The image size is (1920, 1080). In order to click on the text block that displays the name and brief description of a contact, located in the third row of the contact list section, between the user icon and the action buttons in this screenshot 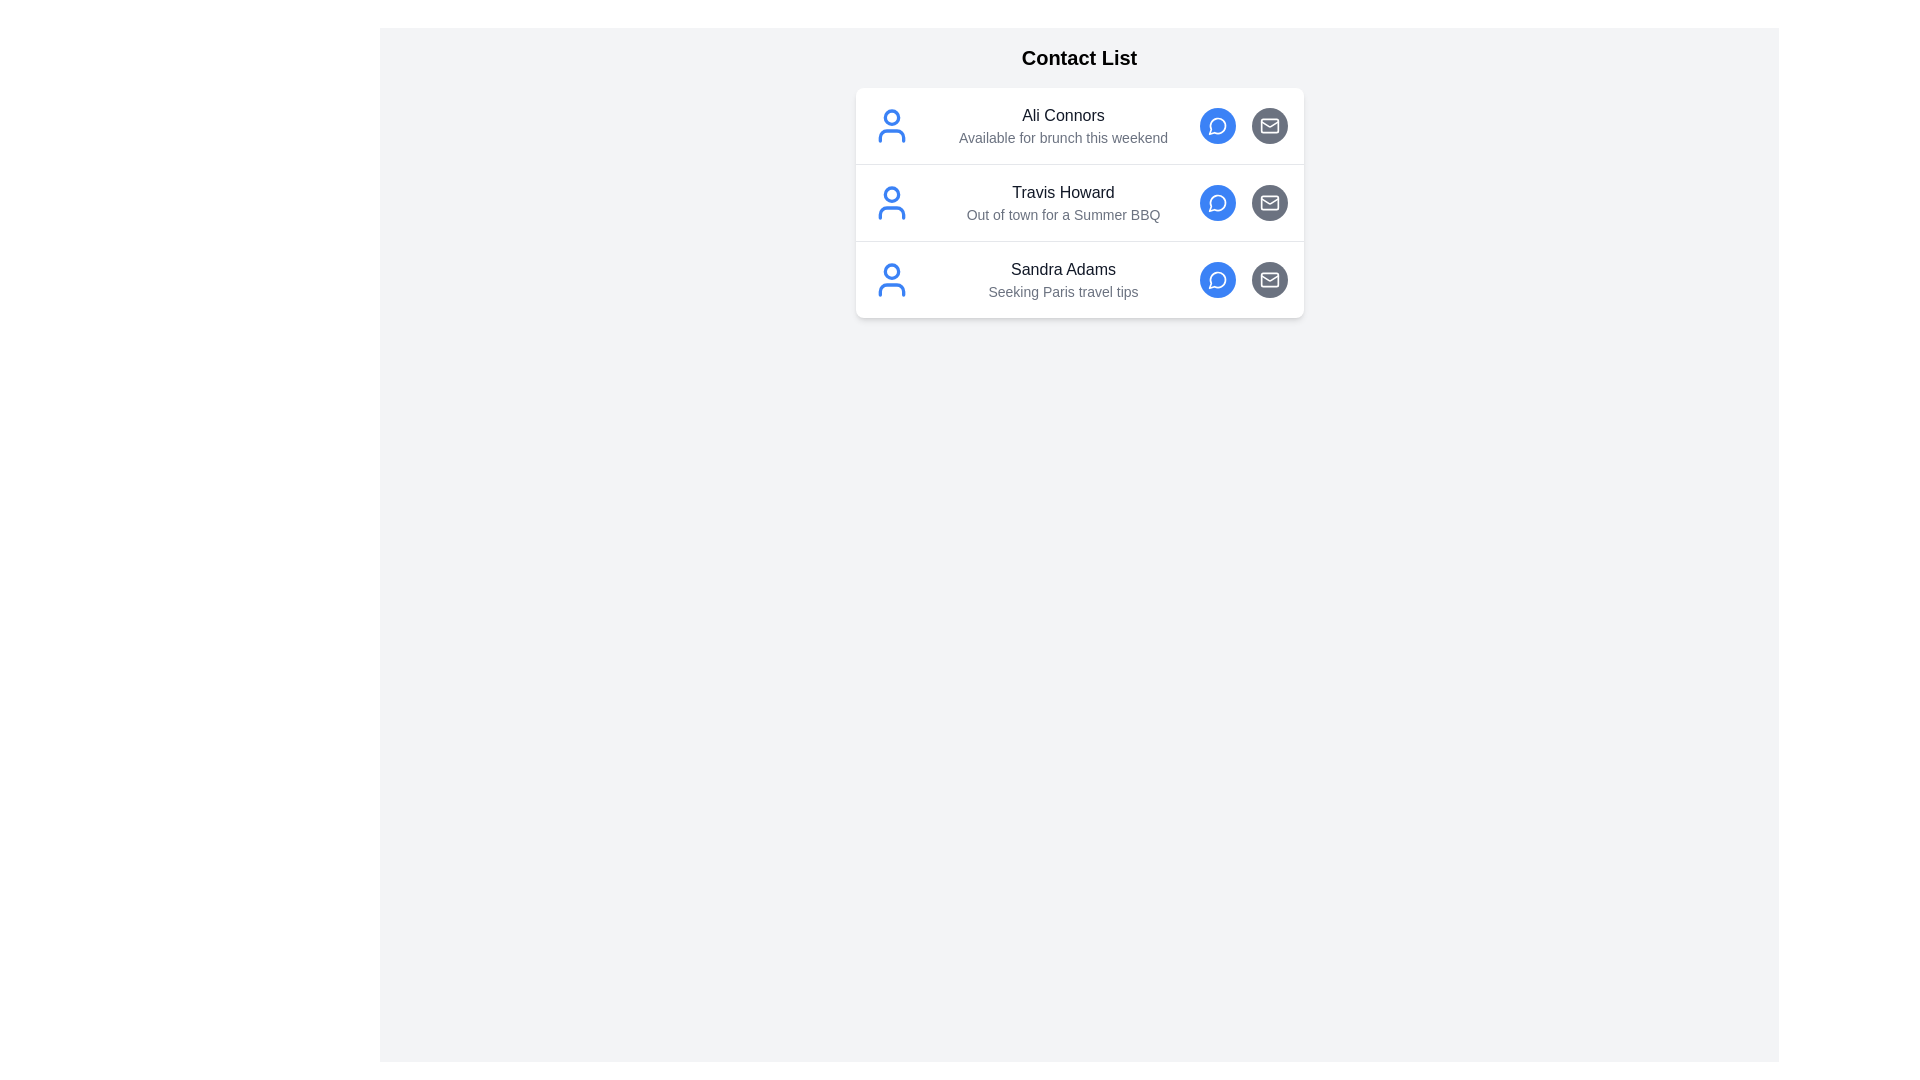, I will do `click(1062, 280)`.